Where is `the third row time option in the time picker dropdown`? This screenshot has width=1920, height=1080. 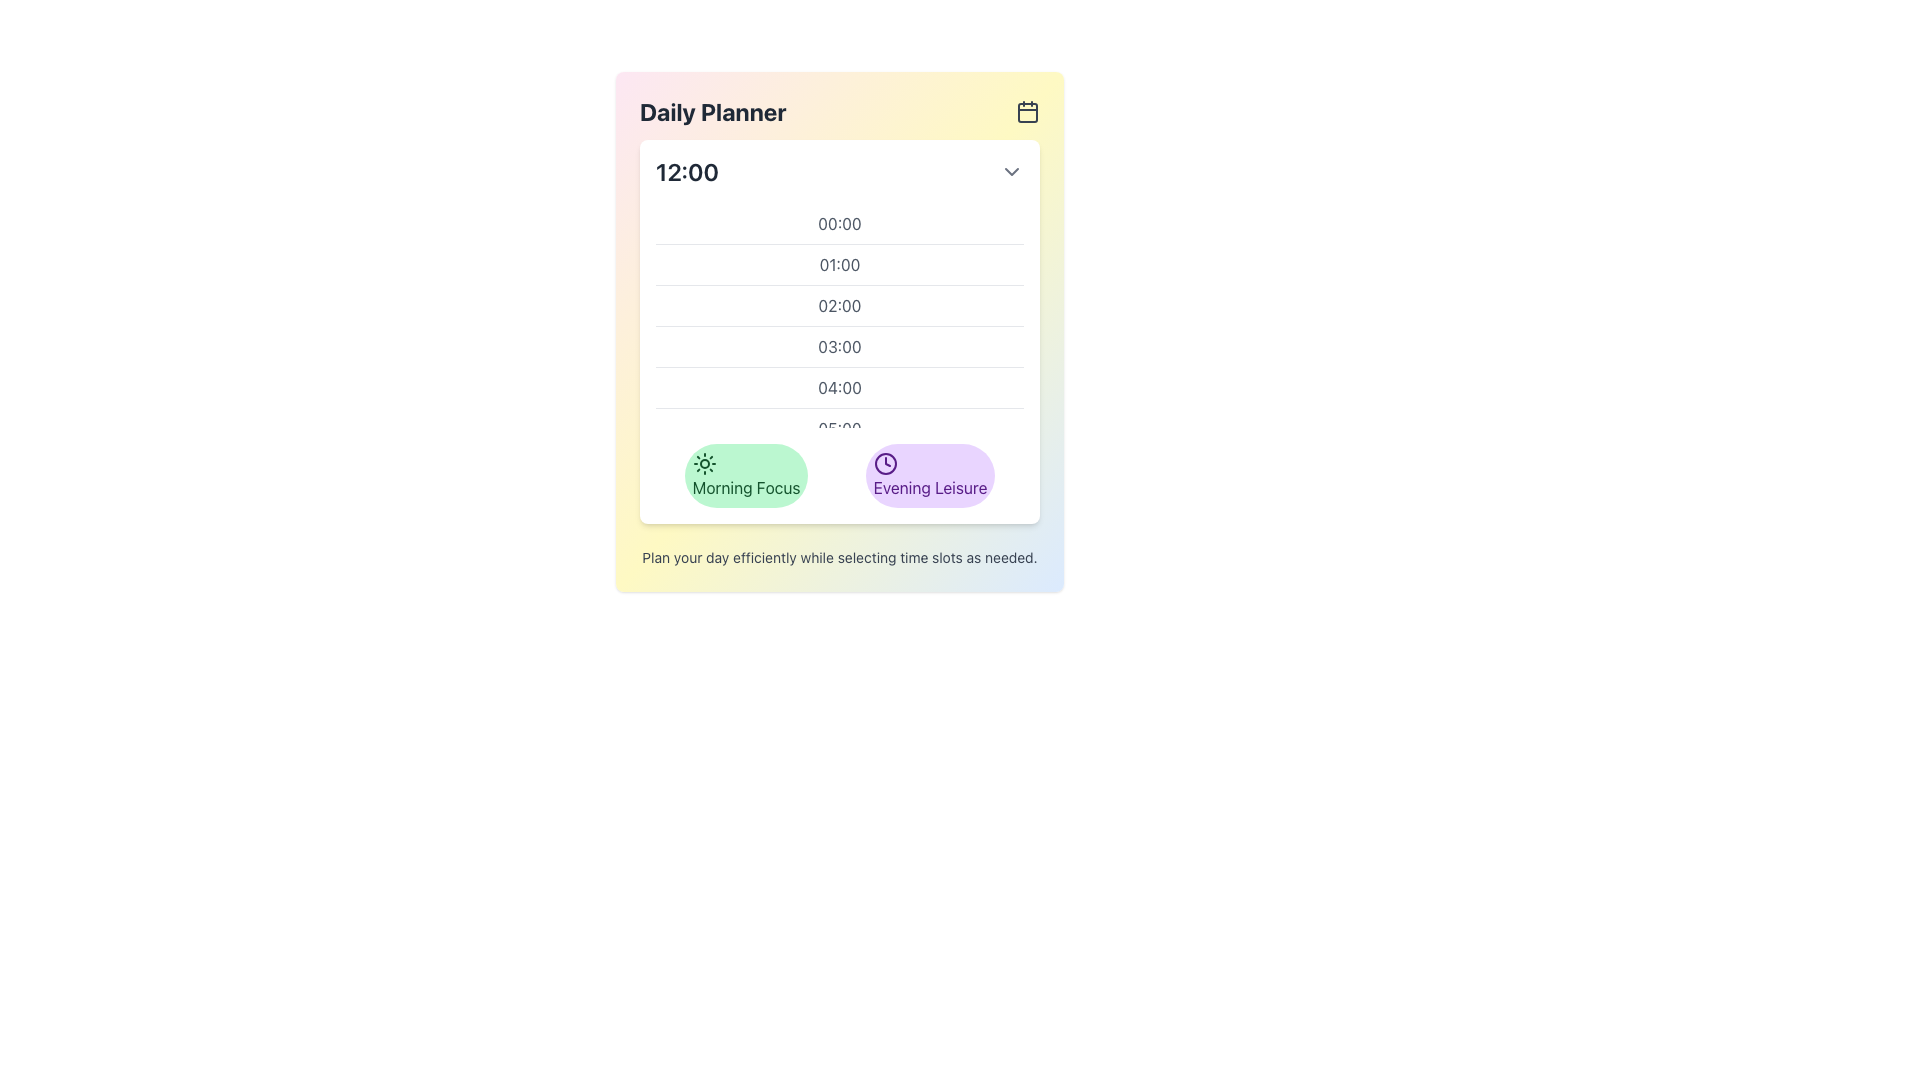
the third row time option in the time picker dropdown is located at coordinates (840, 304).